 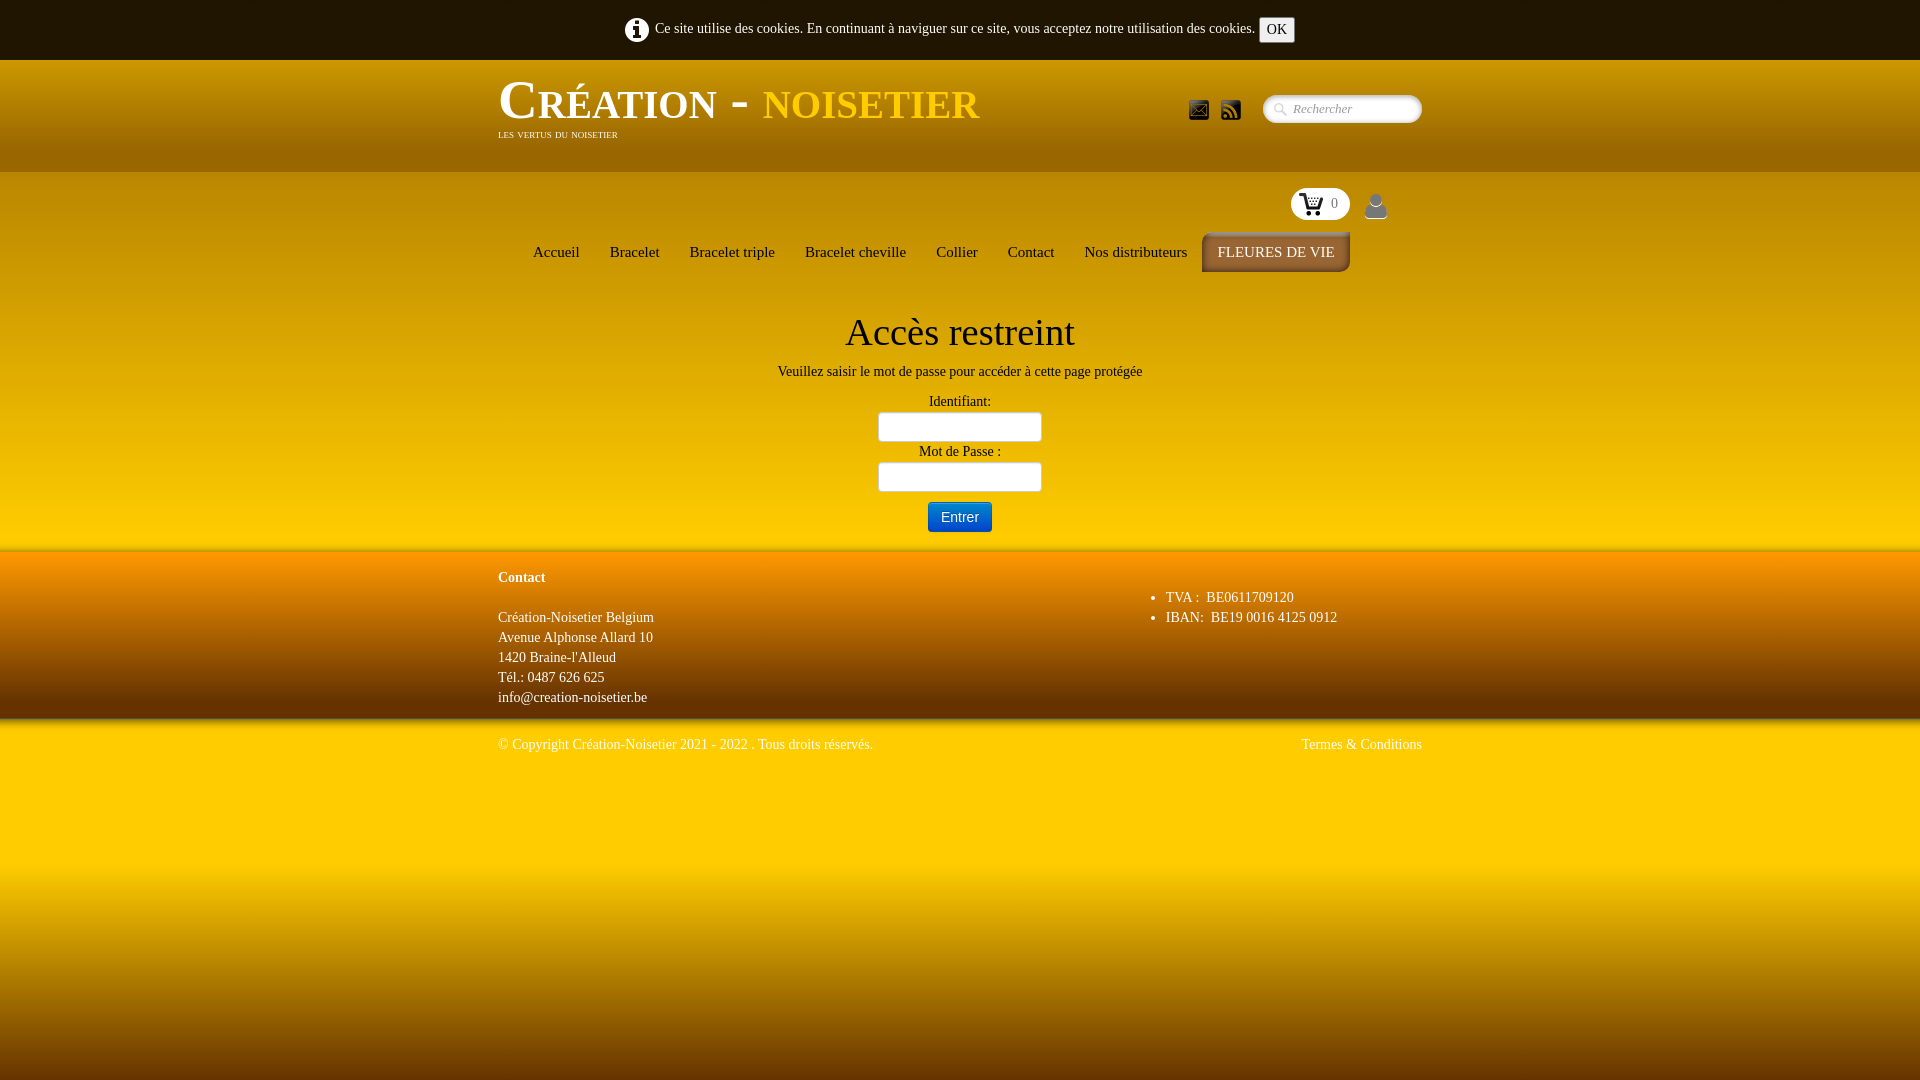 What do you see at coordinates (518, 250) in the screenshot?
I see `'Accueil'` at bounding box center [518, 250].